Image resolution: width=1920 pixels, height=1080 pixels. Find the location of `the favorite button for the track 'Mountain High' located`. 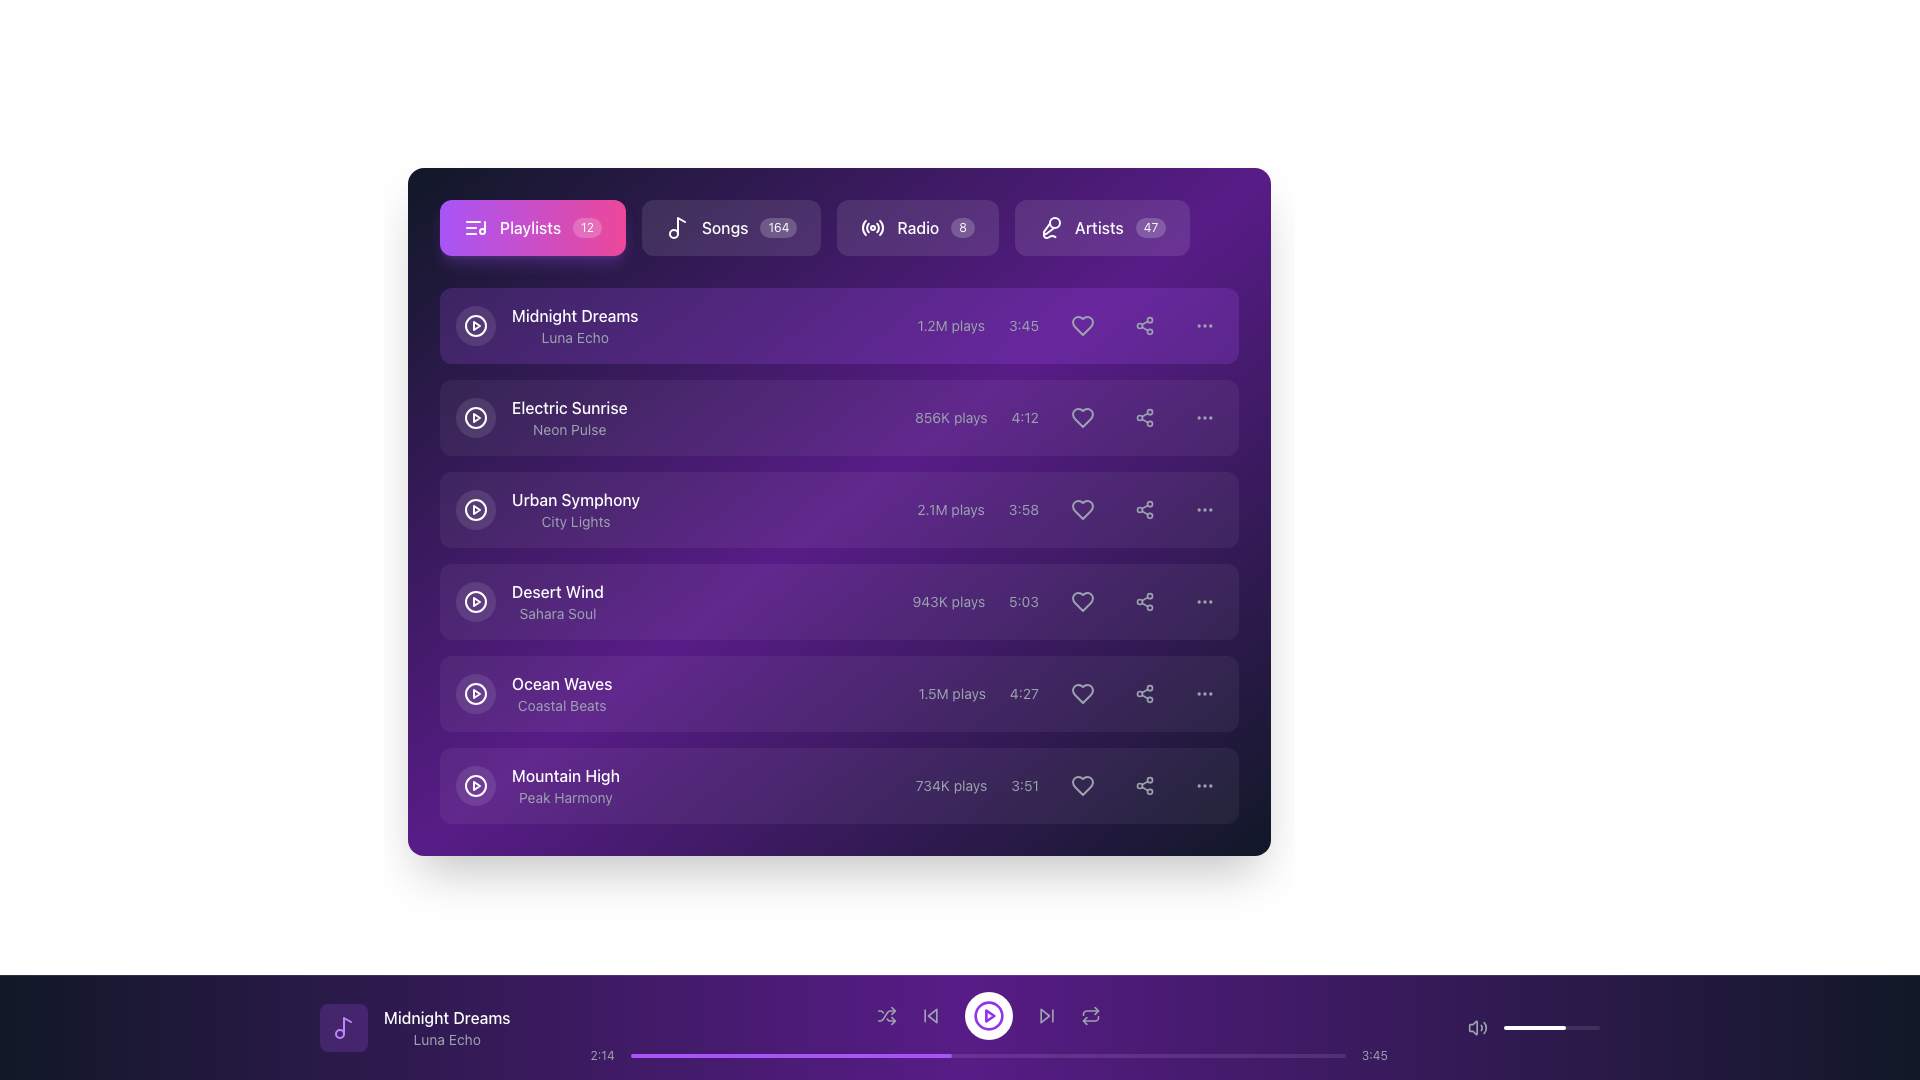

the favorite button for the track 'Mountain High' located is located at coordinates (1082, 785).